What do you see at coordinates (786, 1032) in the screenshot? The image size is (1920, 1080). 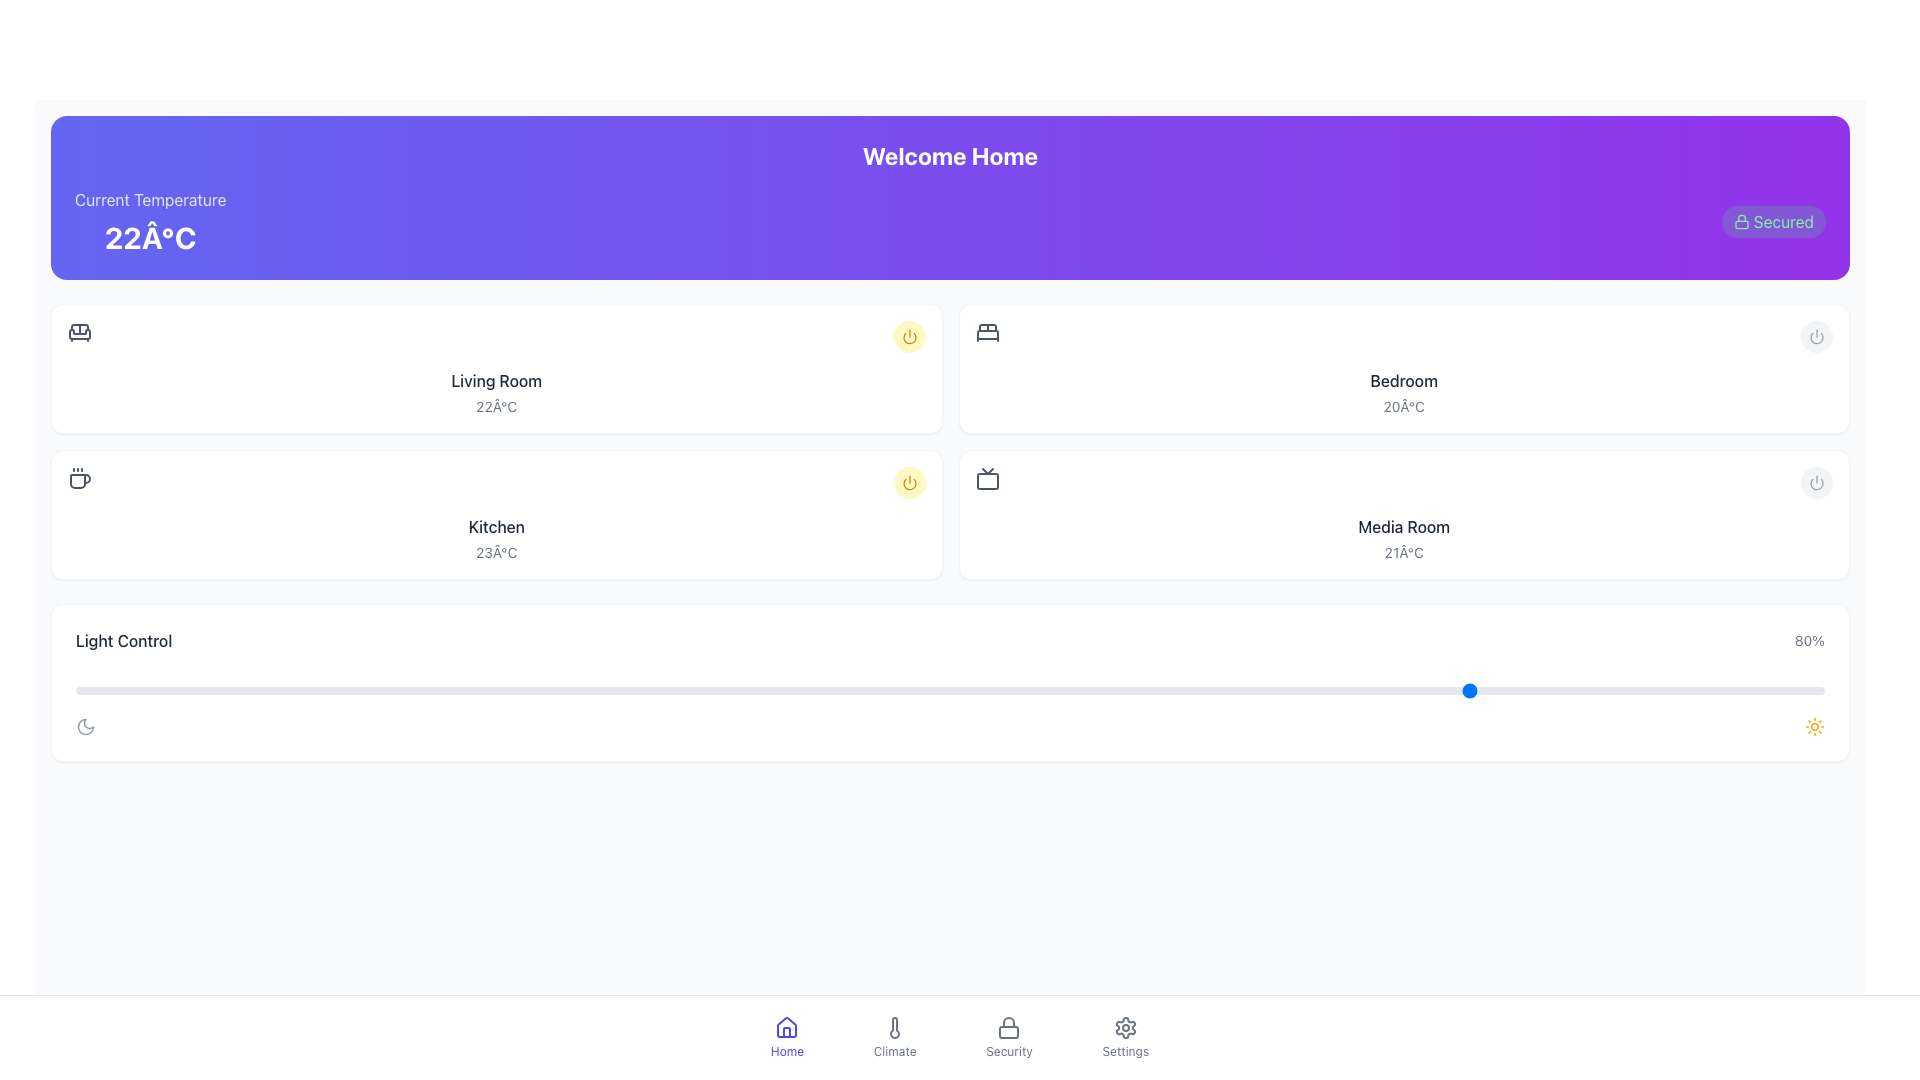 I see `the lower portion of the house icon in the bottom-center navigation panel` at bounding box center [786, 1032].